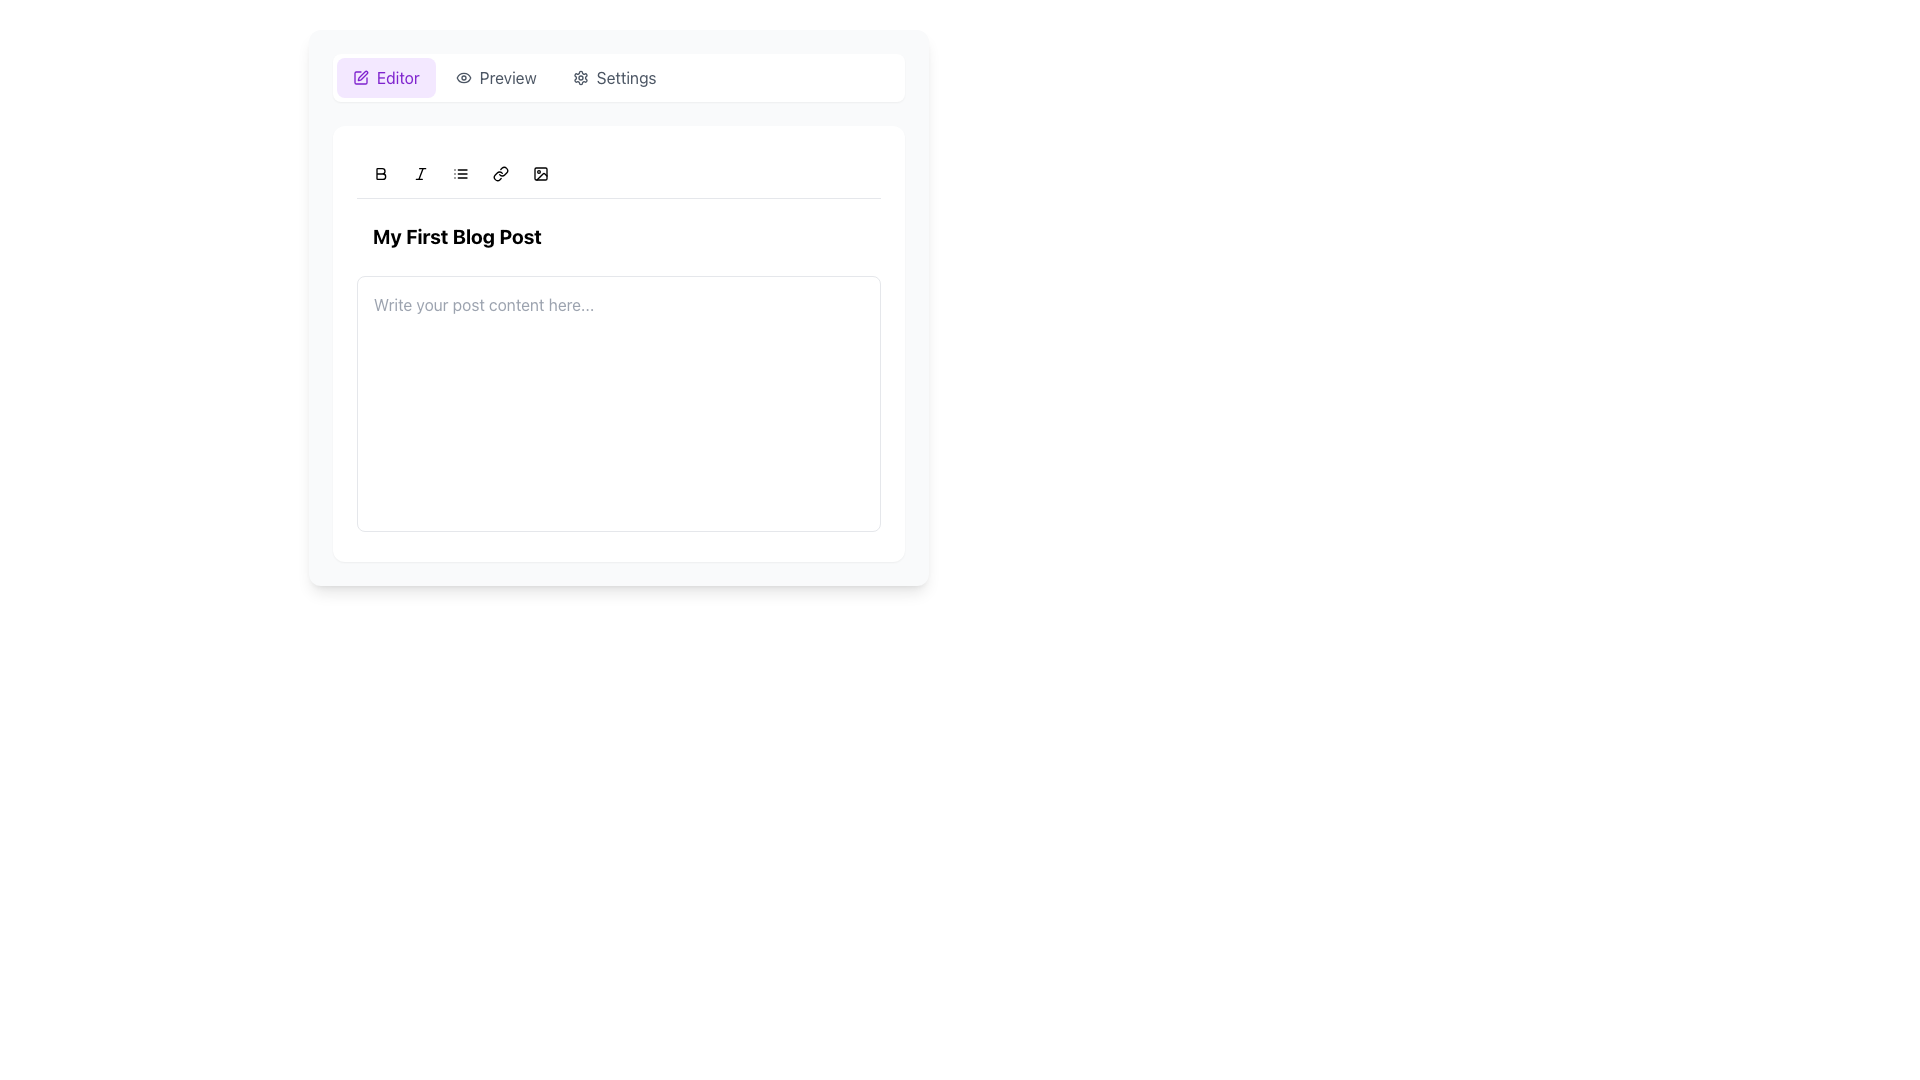  I want to click on the tooltip that provides additional context for the 'List' icon in the control toolbar, so click(462, 161).